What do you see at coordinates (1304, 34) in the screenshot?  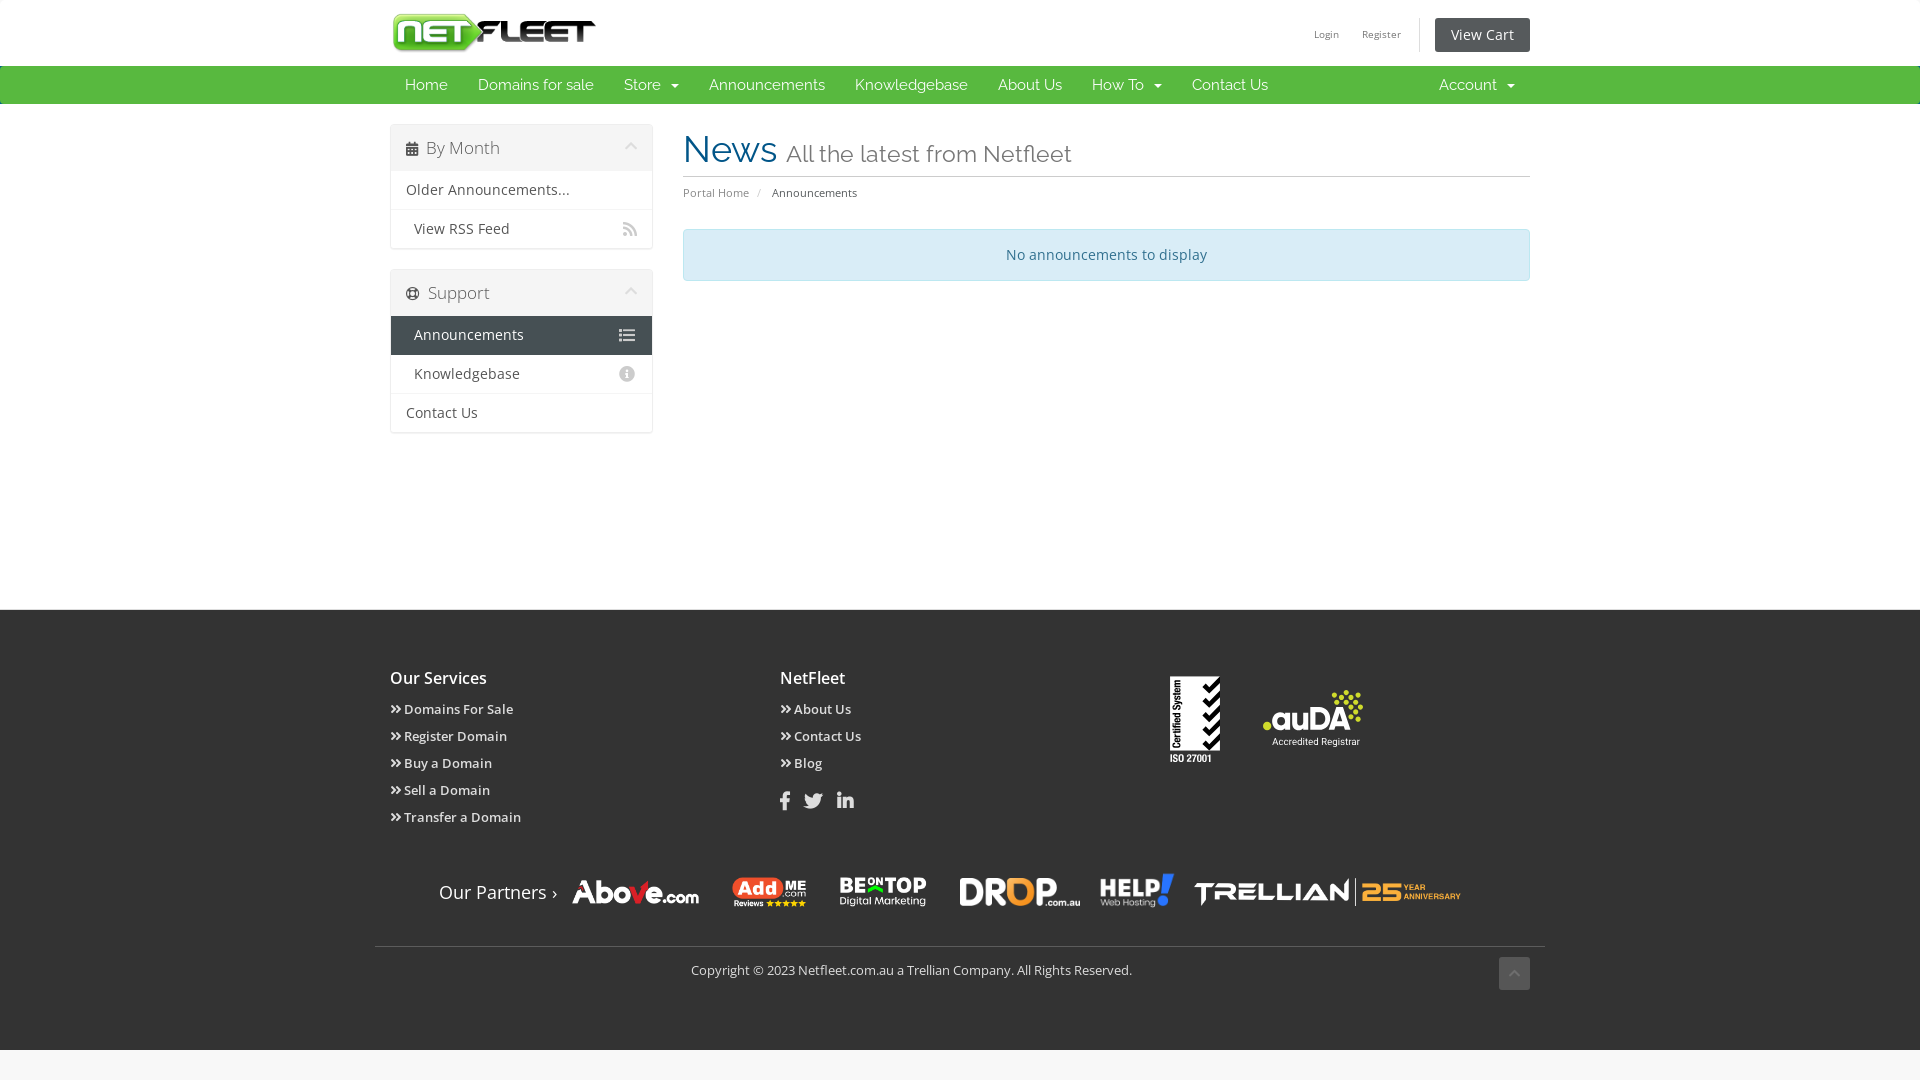 I see `'Login'` at bounding box center [1304, 34].